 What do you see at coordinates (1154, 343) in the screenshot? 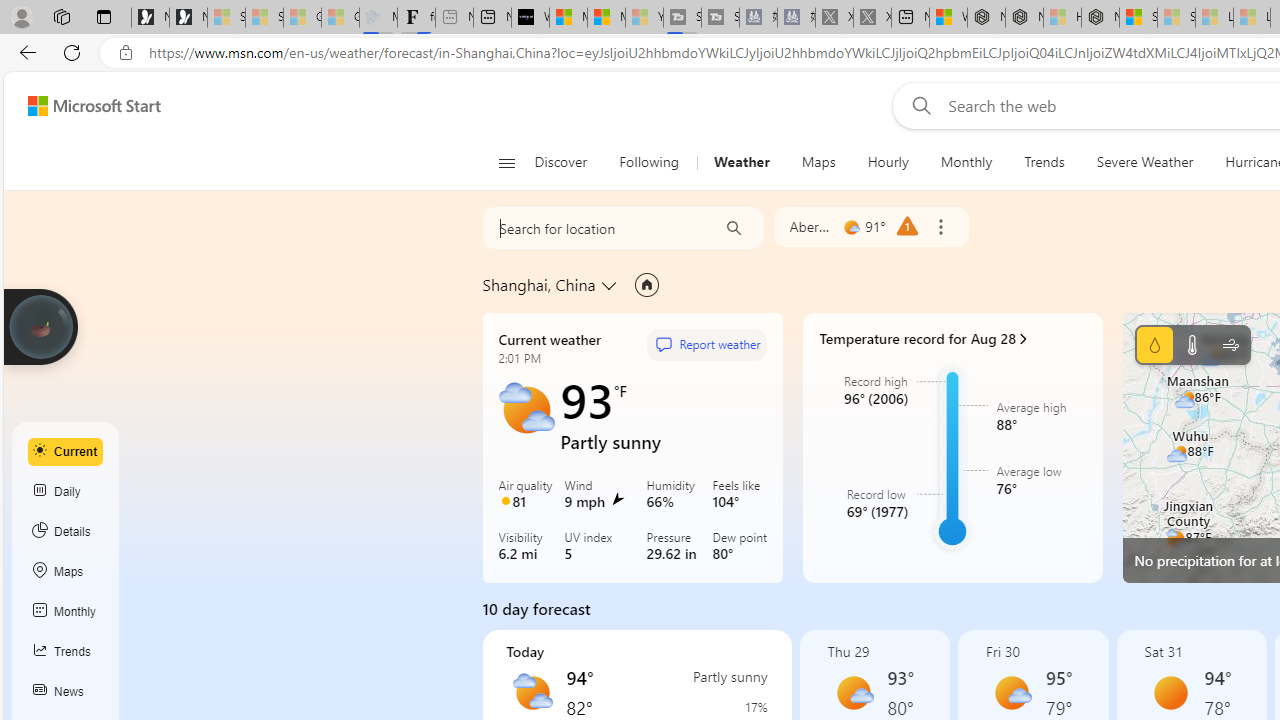
I see `'Precipitation'` at bounding box center [1154, 343].